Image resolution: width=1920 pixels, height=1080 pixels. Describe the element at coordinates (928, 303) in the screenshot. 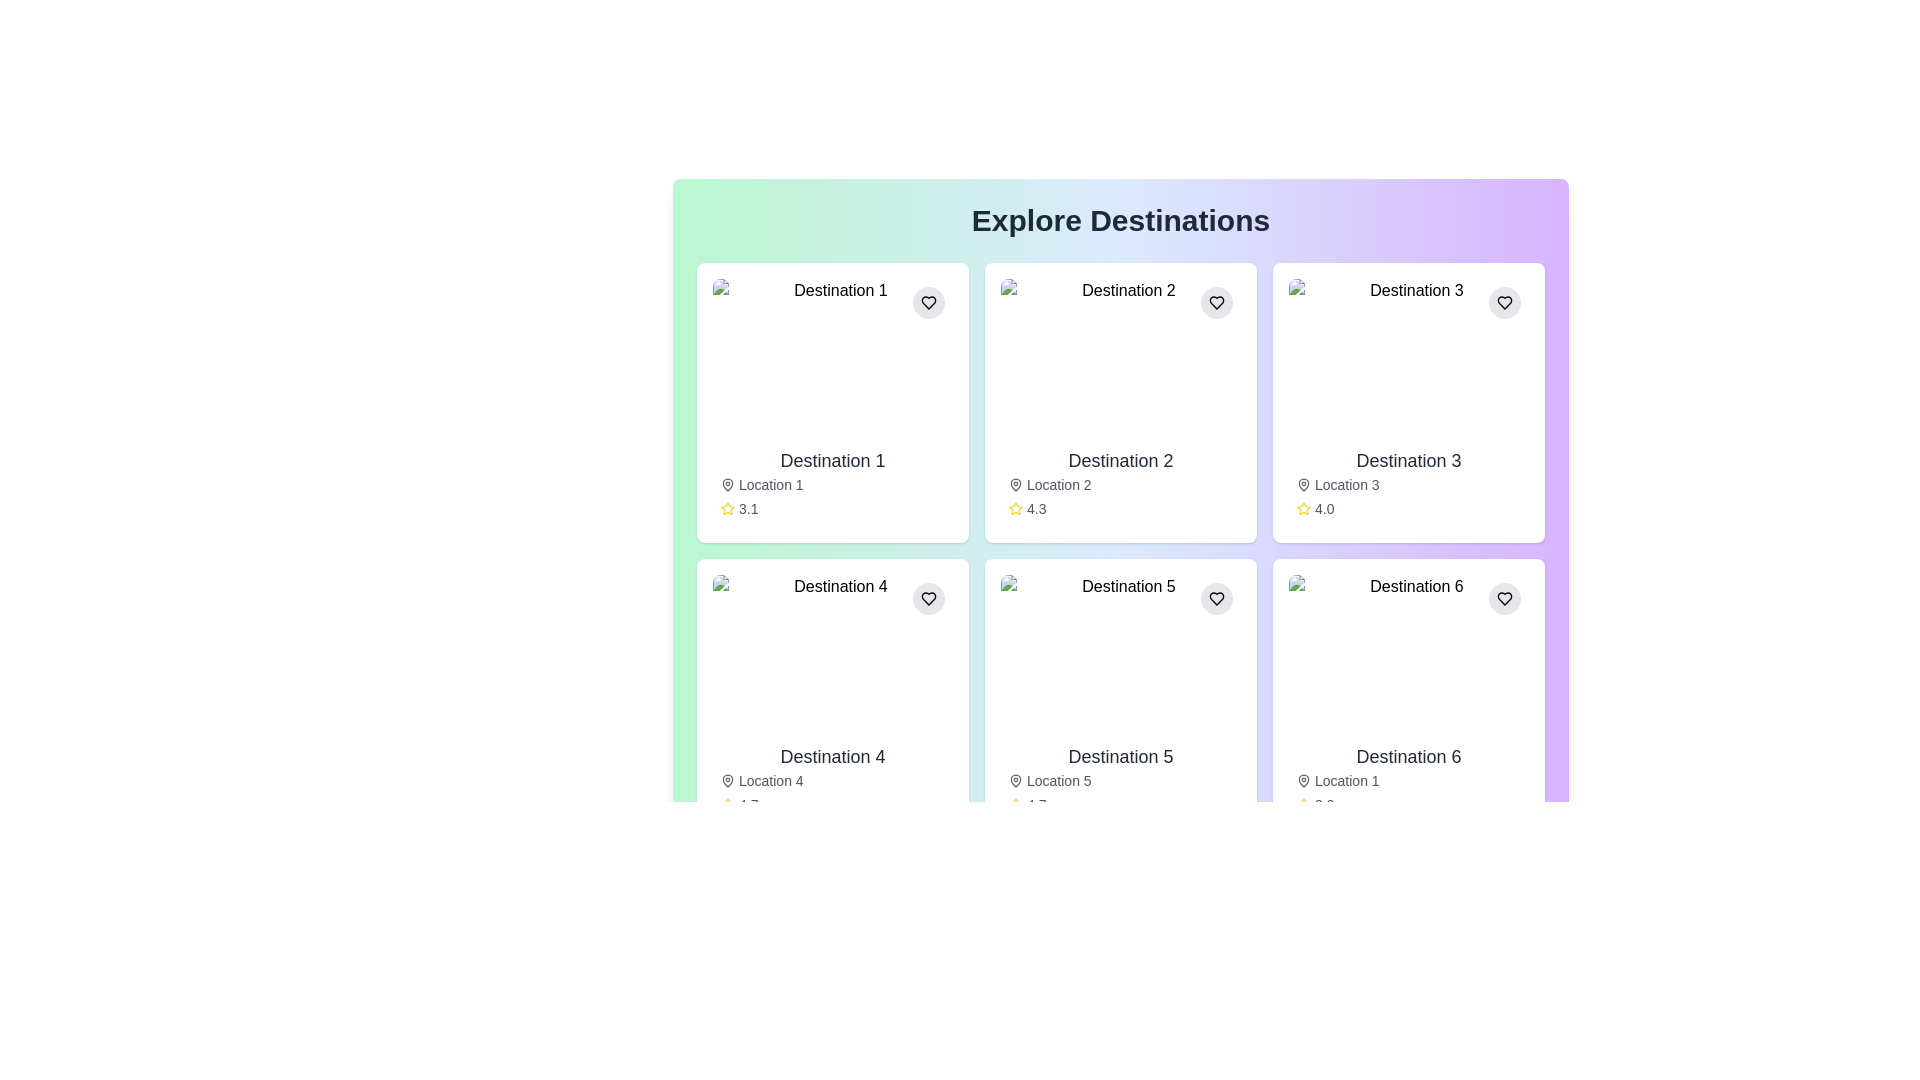

I see `the heart-shaped glyph icon in the first card labeled 'Destination 1', located near the top-right corner of the card` at that location.